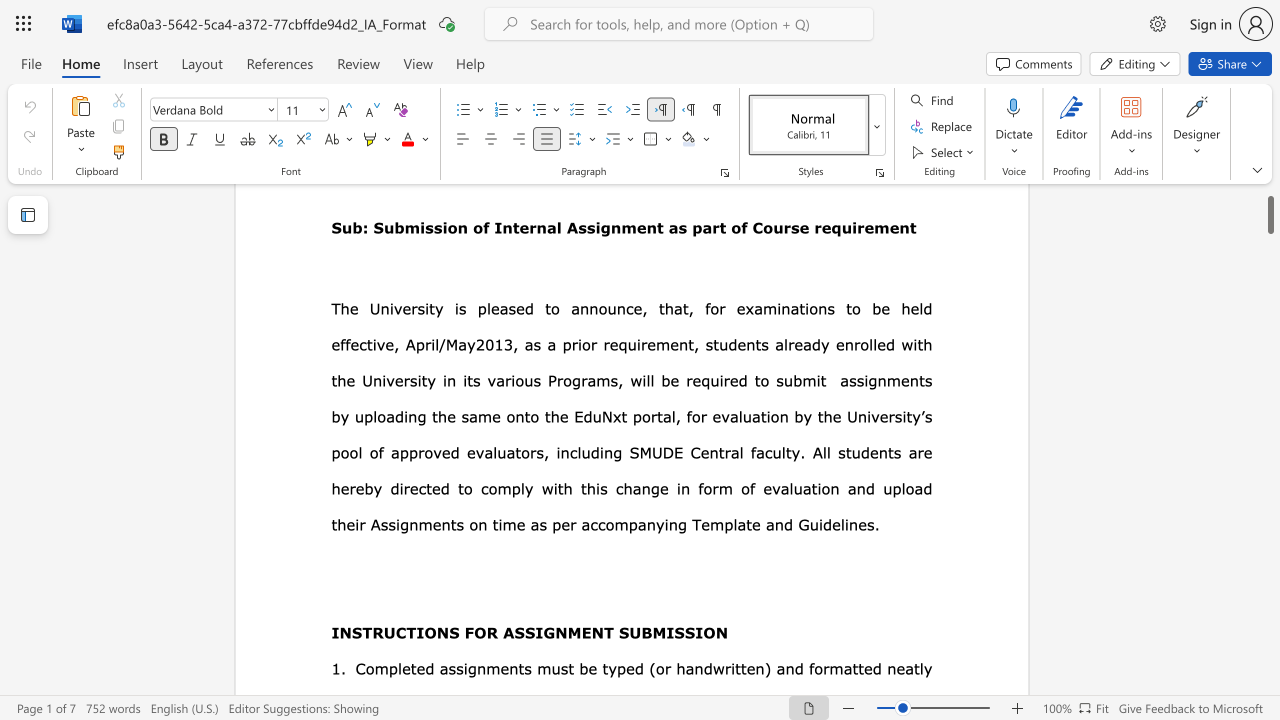  Describe the element at coordinates (1269, 206) in the screenshot. I see `the scrollbar and move down 6110 pixels` at that location.